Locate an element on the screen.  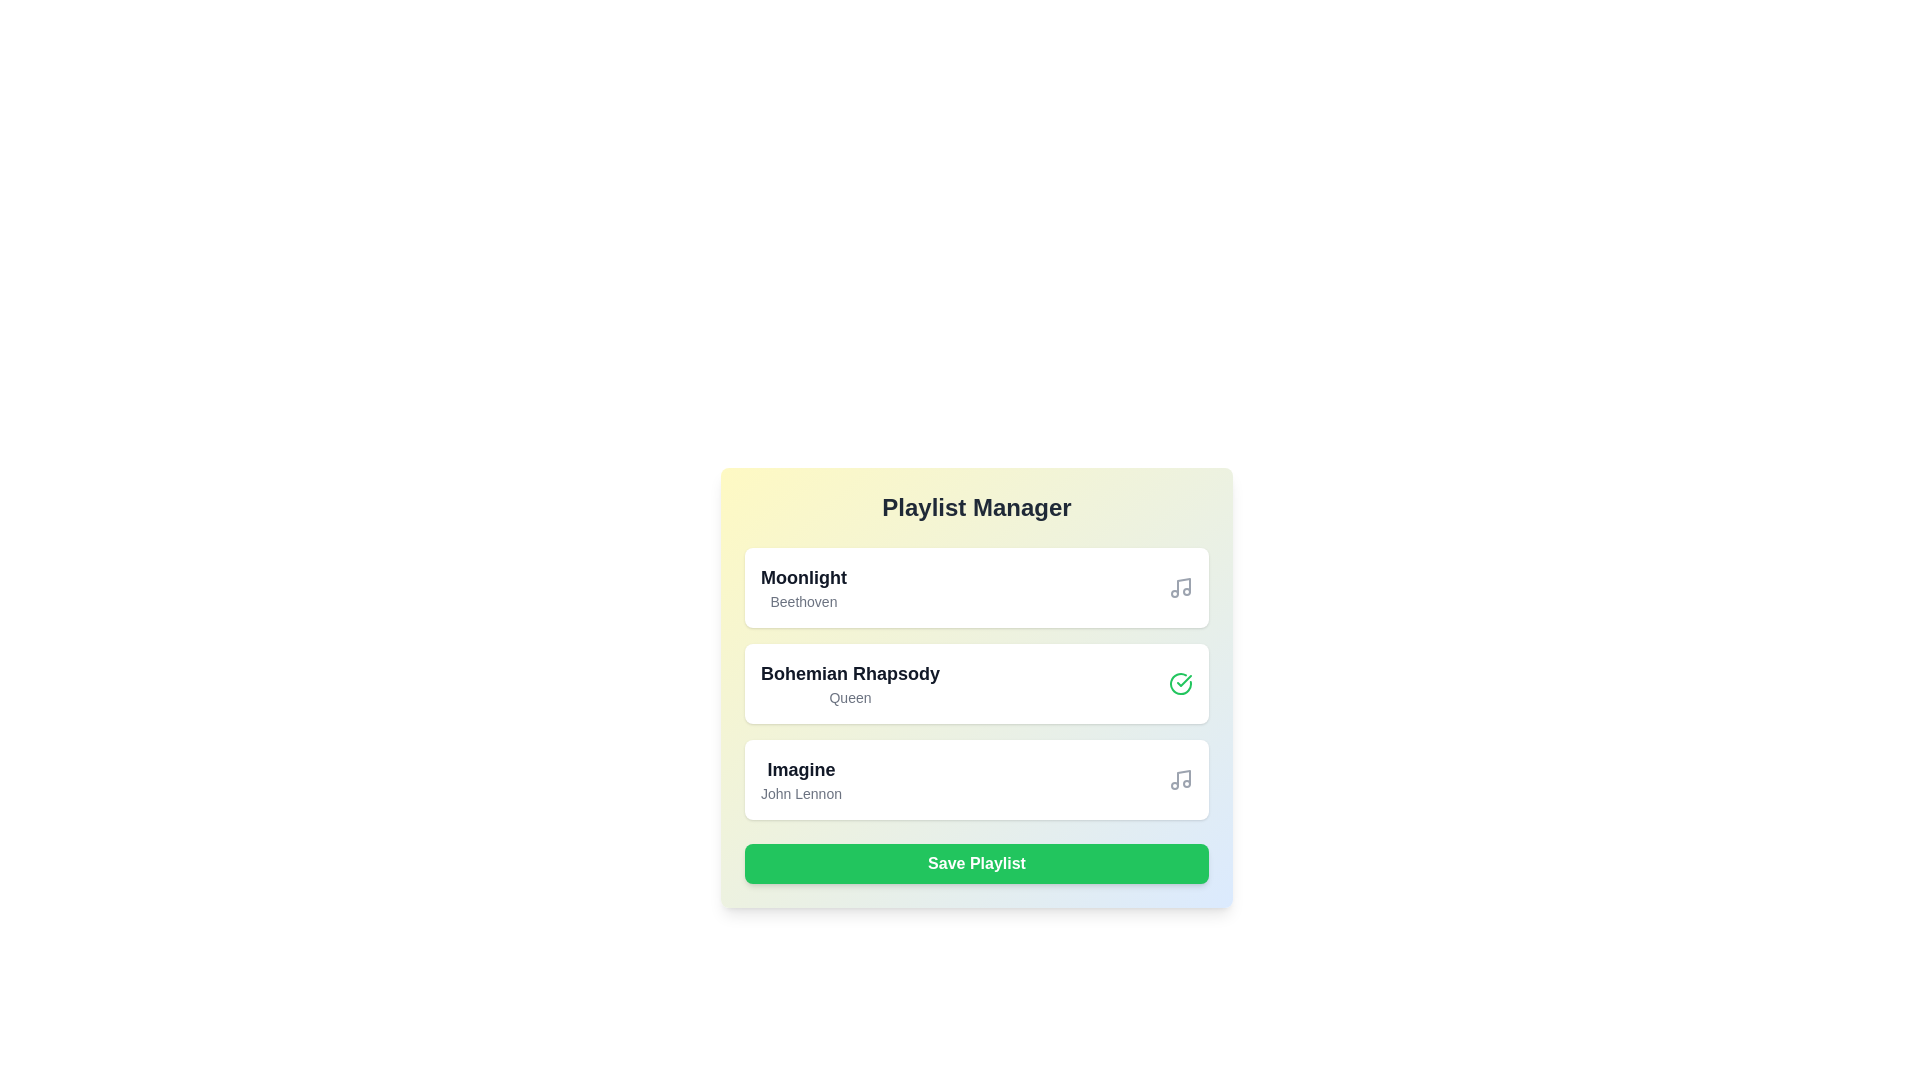
the icon for the song titled Imagine is located at coordinates (1180, 778).